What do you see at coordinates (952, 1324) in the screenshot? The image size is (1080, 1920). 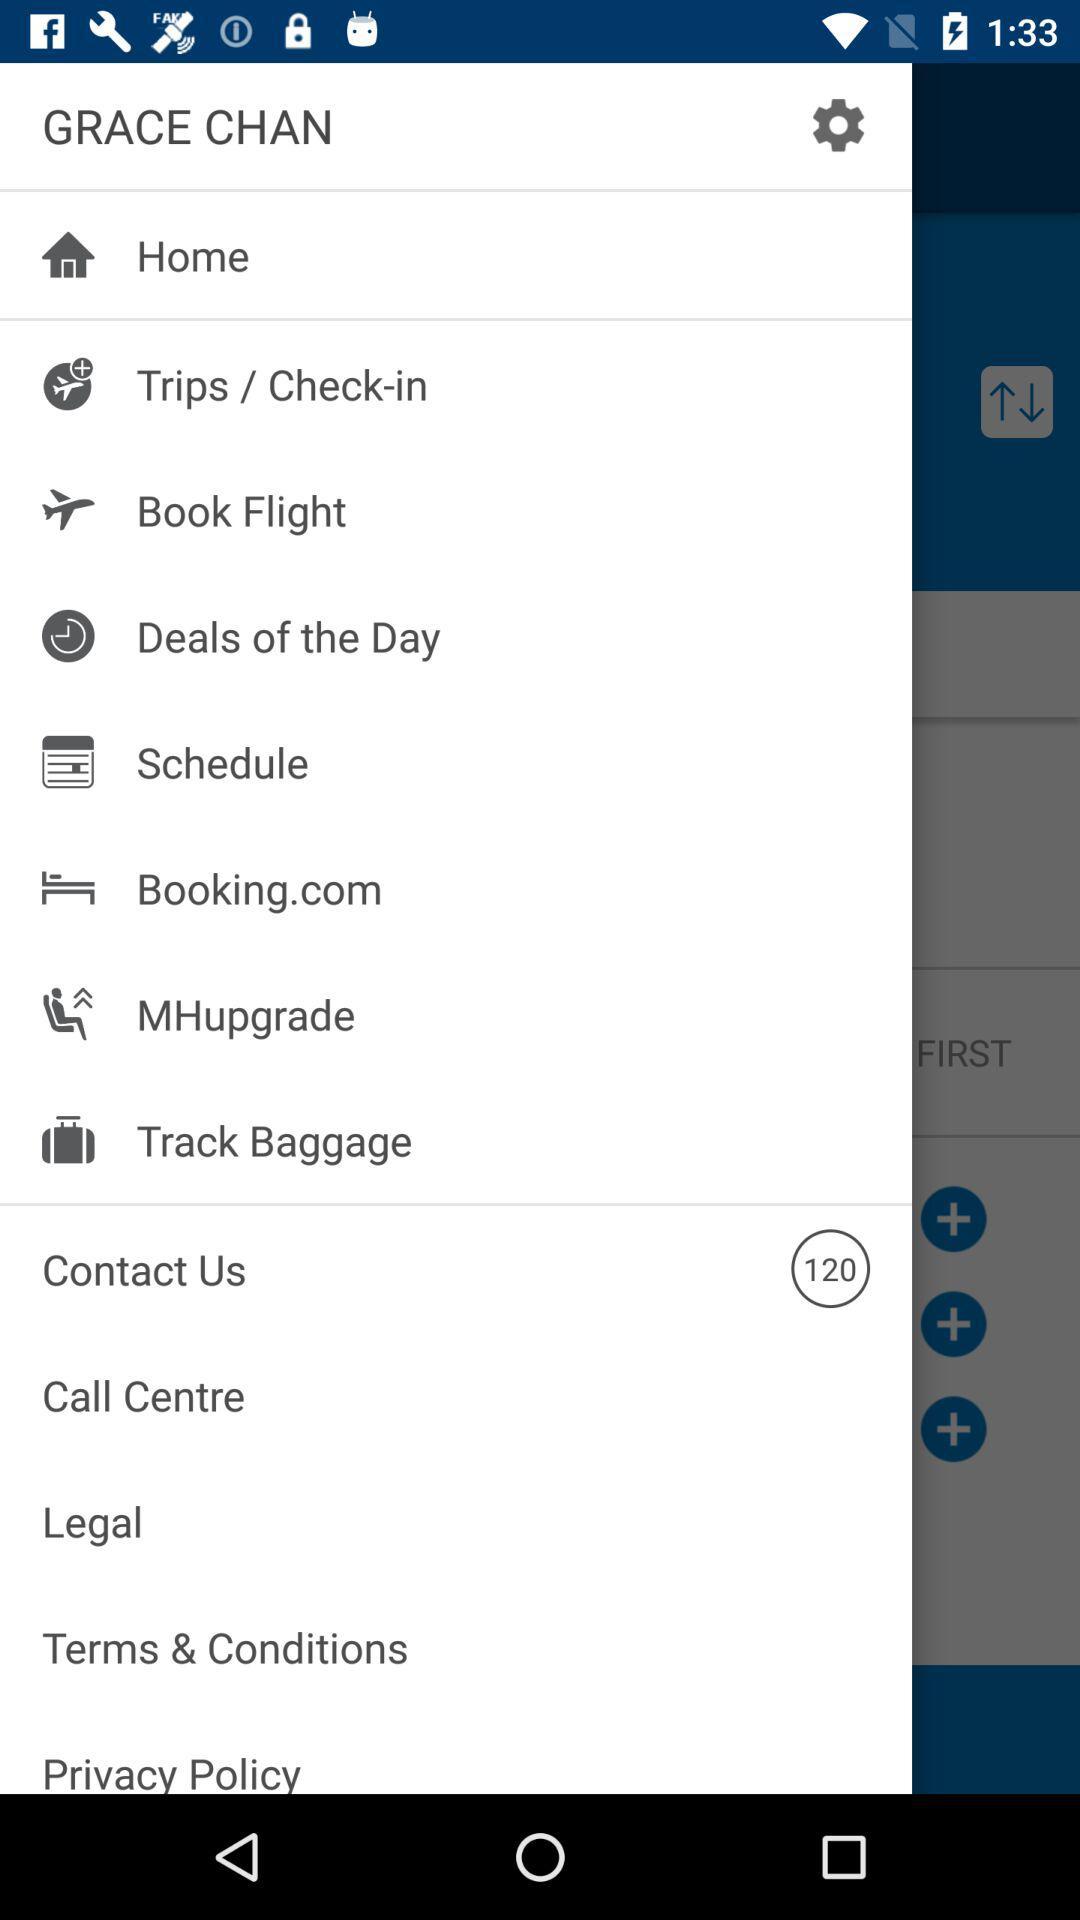 I see `the add icon` at bounding box center [952, 1324].